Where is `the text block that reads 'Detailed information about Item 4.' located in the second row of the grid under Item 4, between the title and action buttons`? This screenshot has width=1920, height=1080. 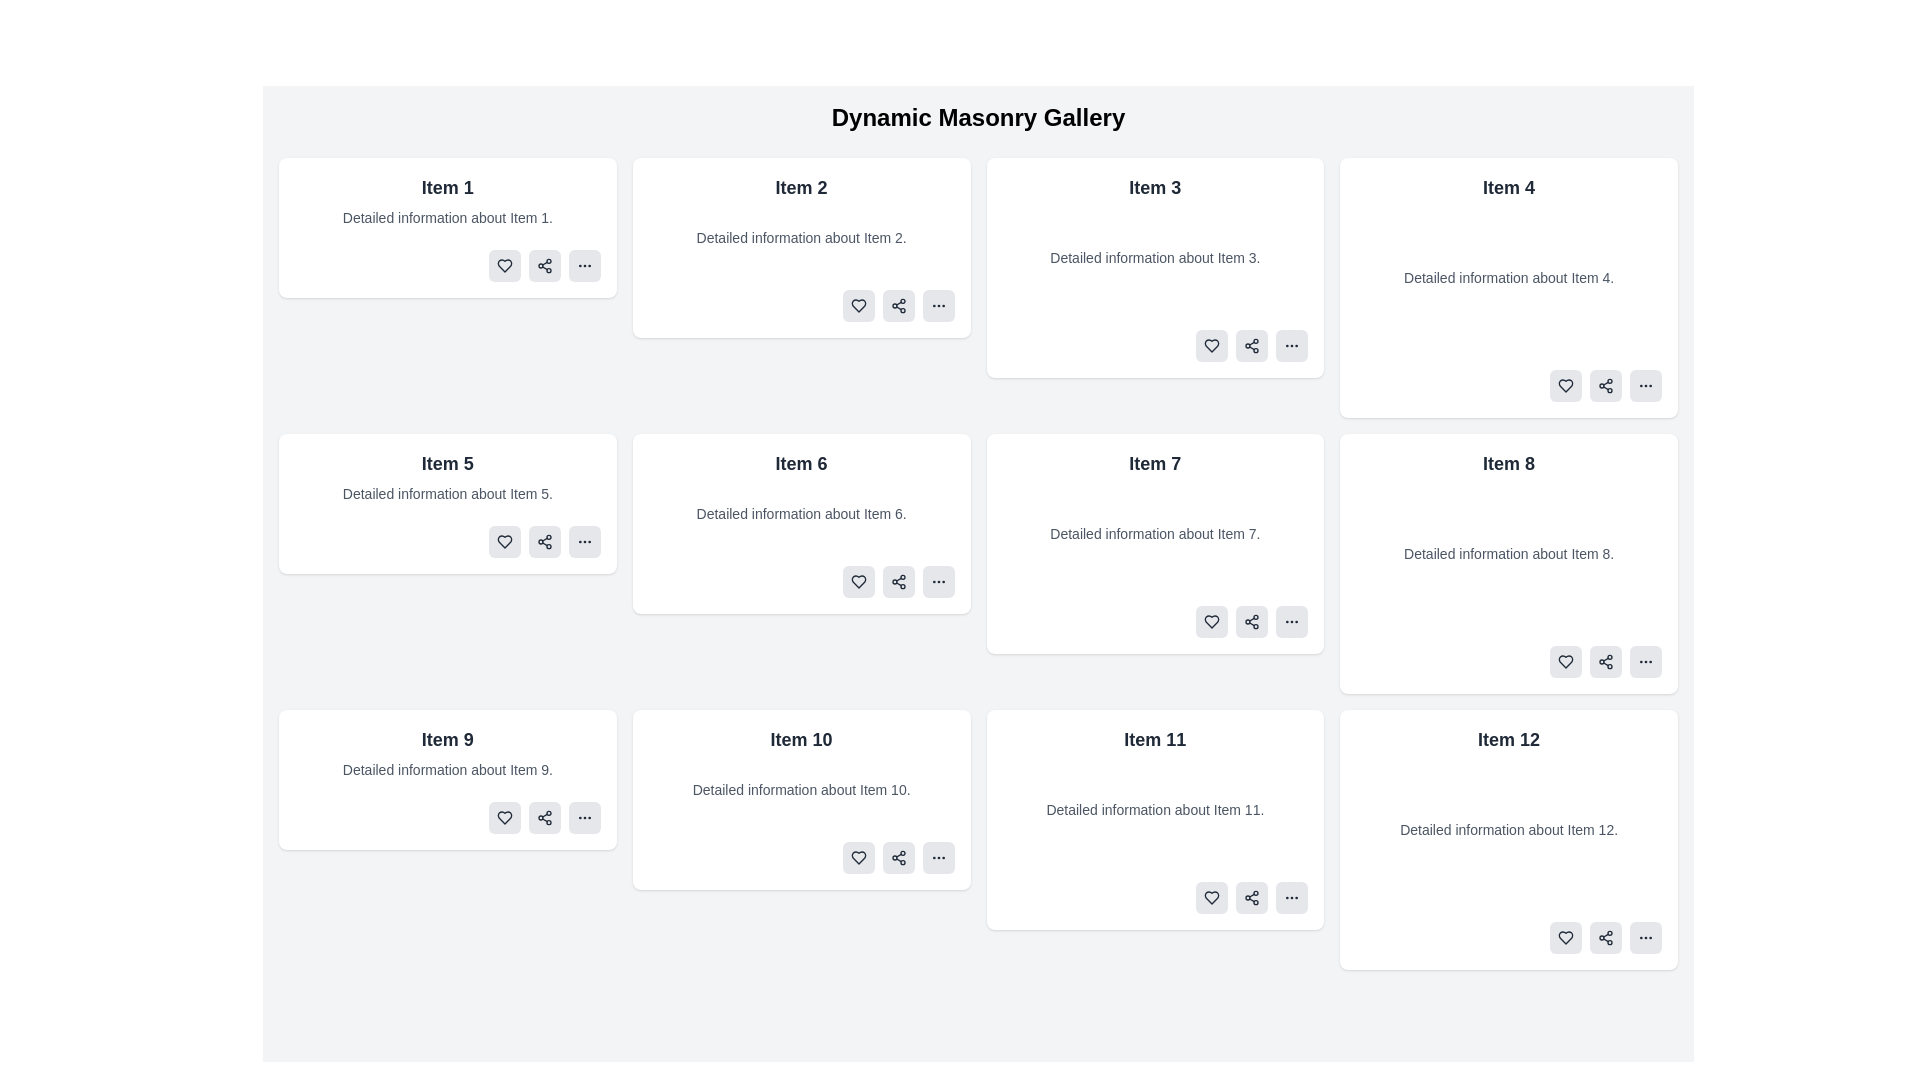 the text block that reads 'Detailed information about Item 4.' located in the second row of the grid under Item 4, between the title and action buttons is located at coordinates (1509, 277).